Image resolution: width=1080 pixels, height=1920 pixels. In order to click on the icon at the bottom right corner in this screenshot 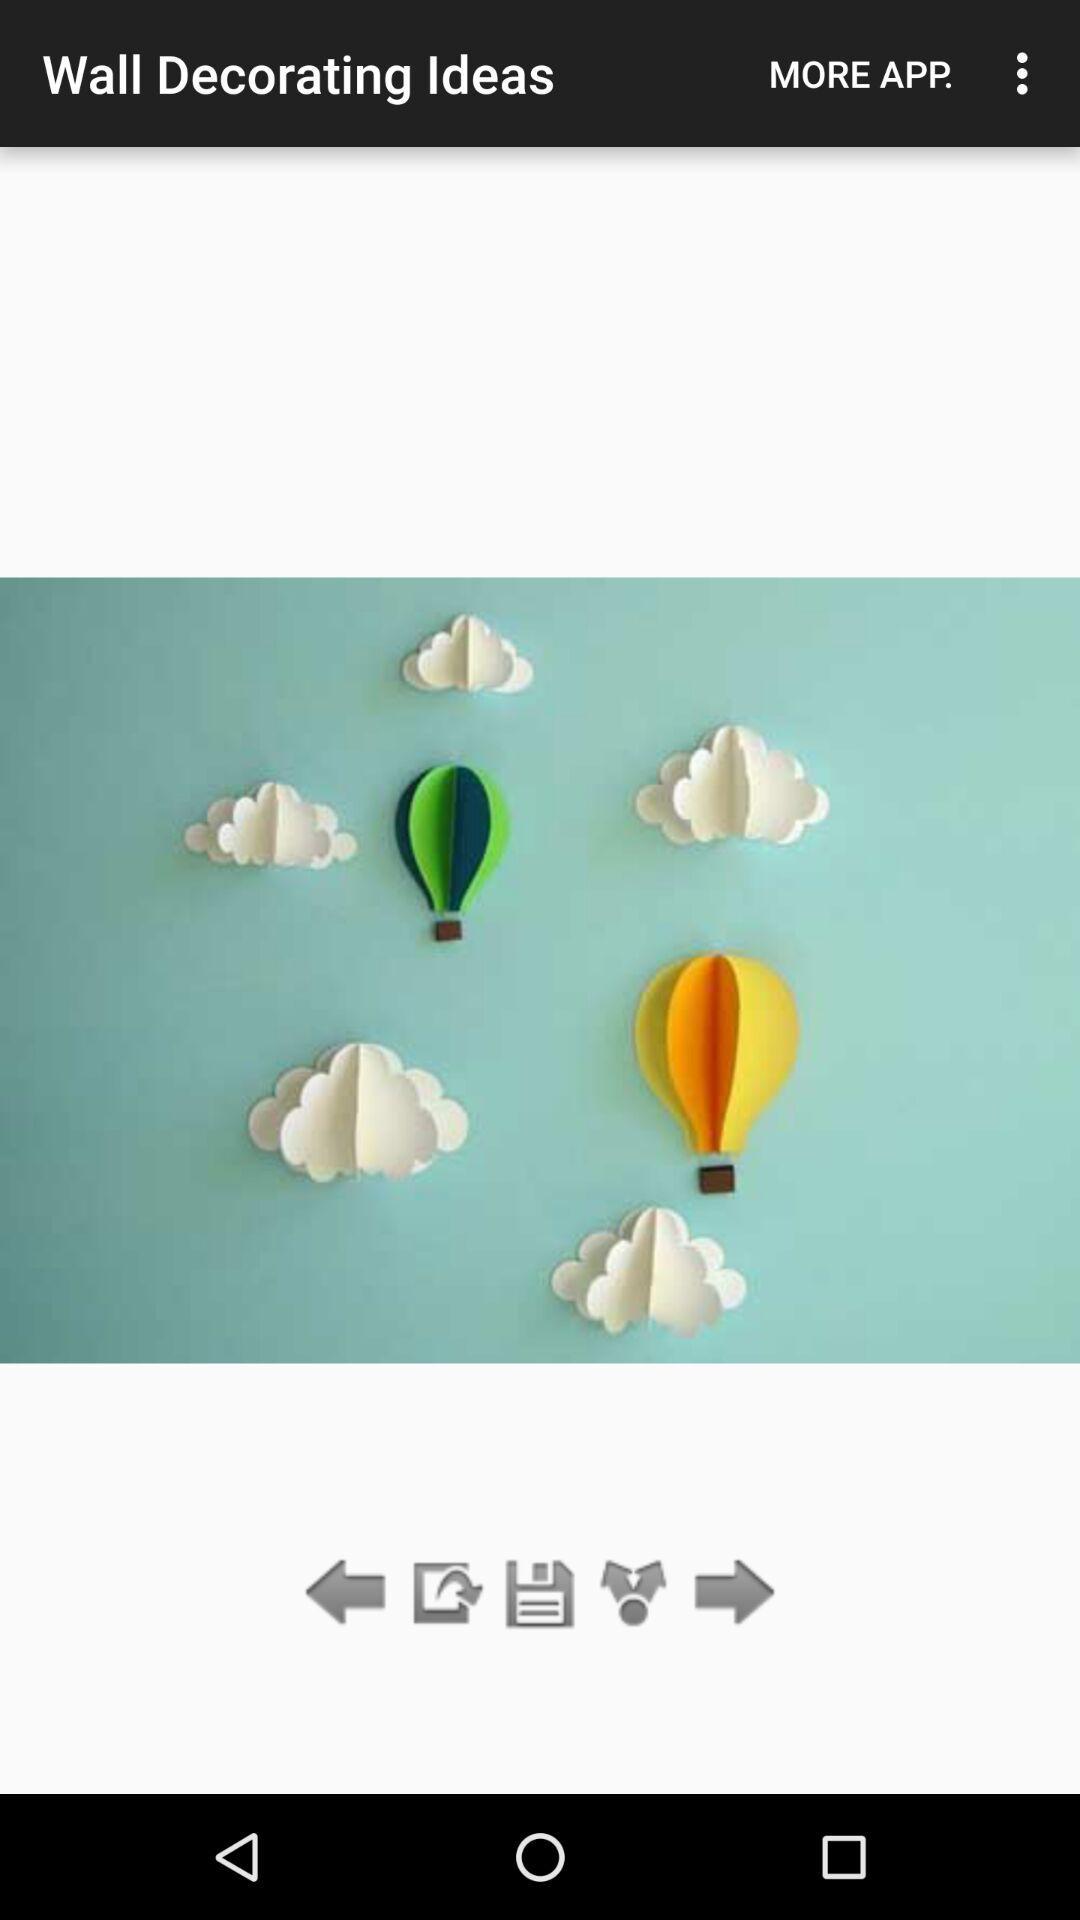, I will do `click(729, 1593)`.